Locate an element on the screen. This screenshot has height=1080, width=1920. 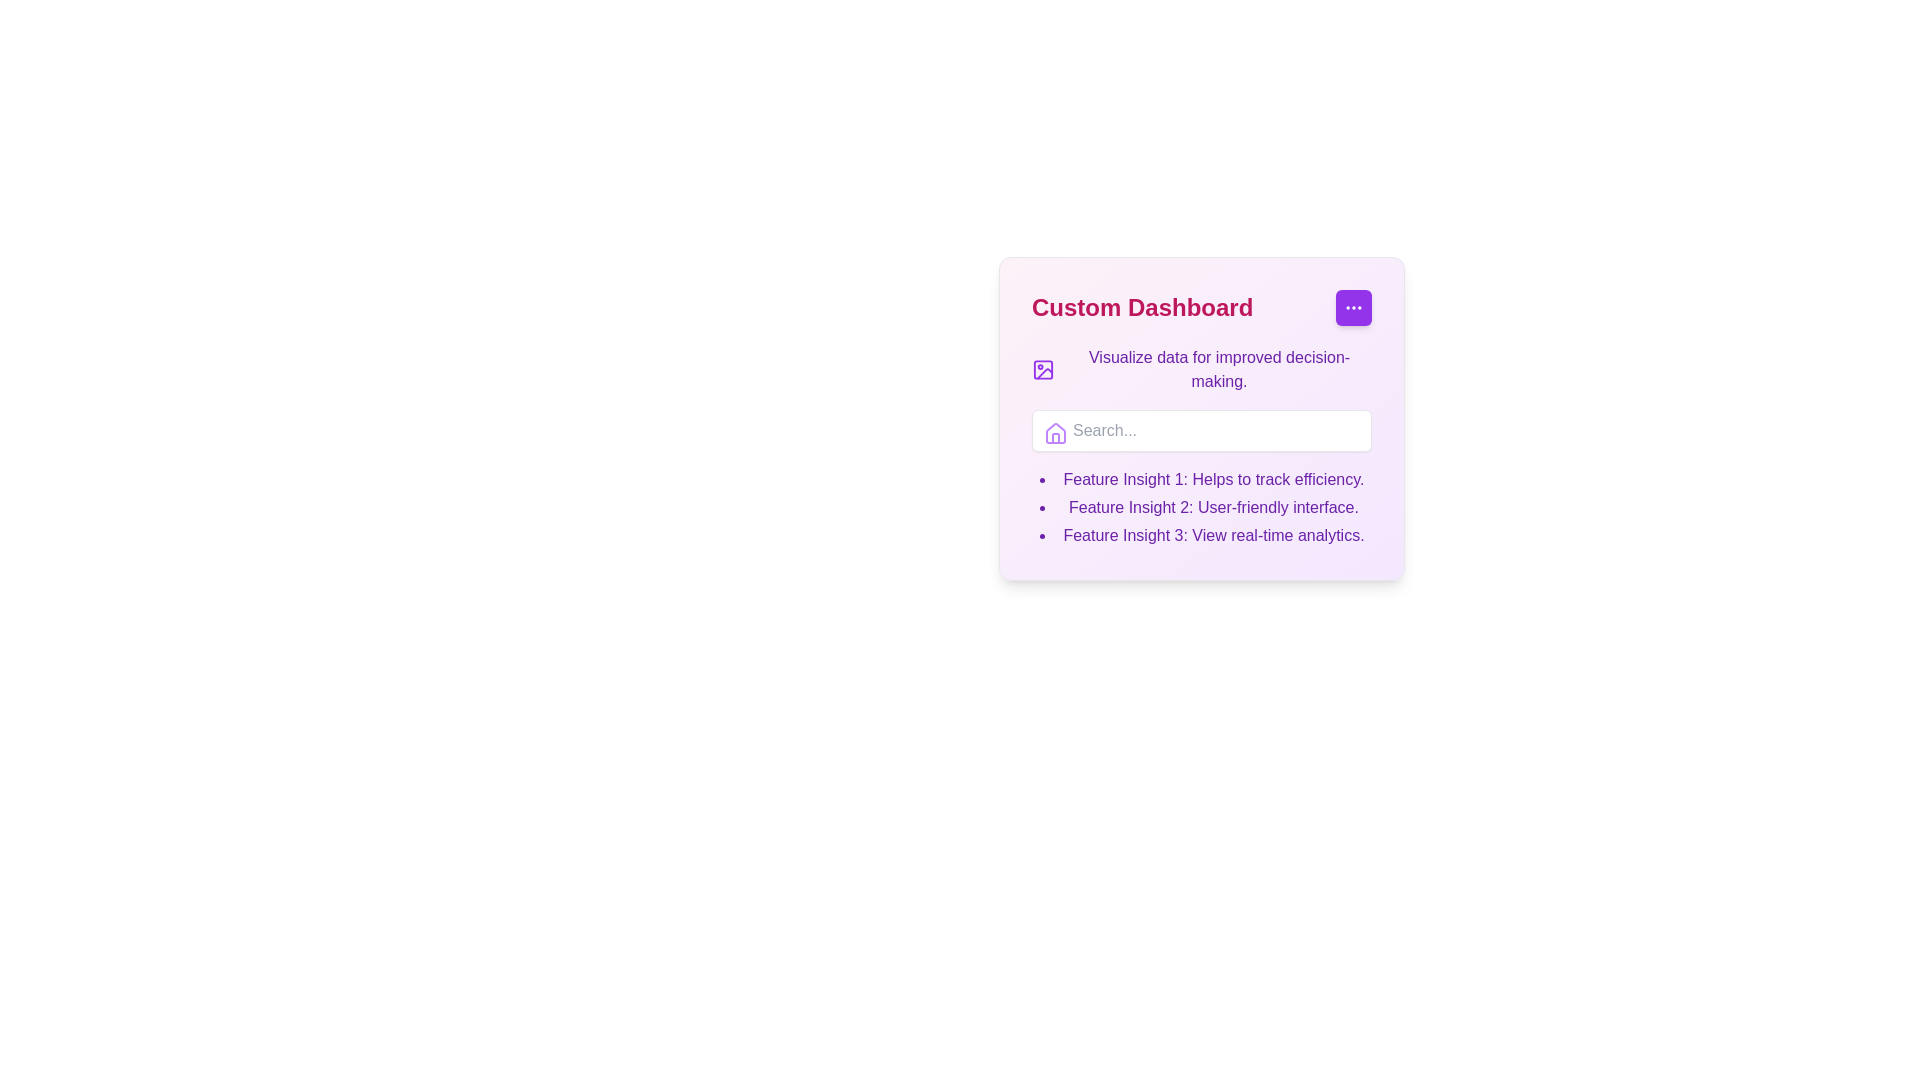
over the Text Input Field located below the 'Custom Dashboard' heading and above the bullet-point list is located at coordinates (1200, 430).